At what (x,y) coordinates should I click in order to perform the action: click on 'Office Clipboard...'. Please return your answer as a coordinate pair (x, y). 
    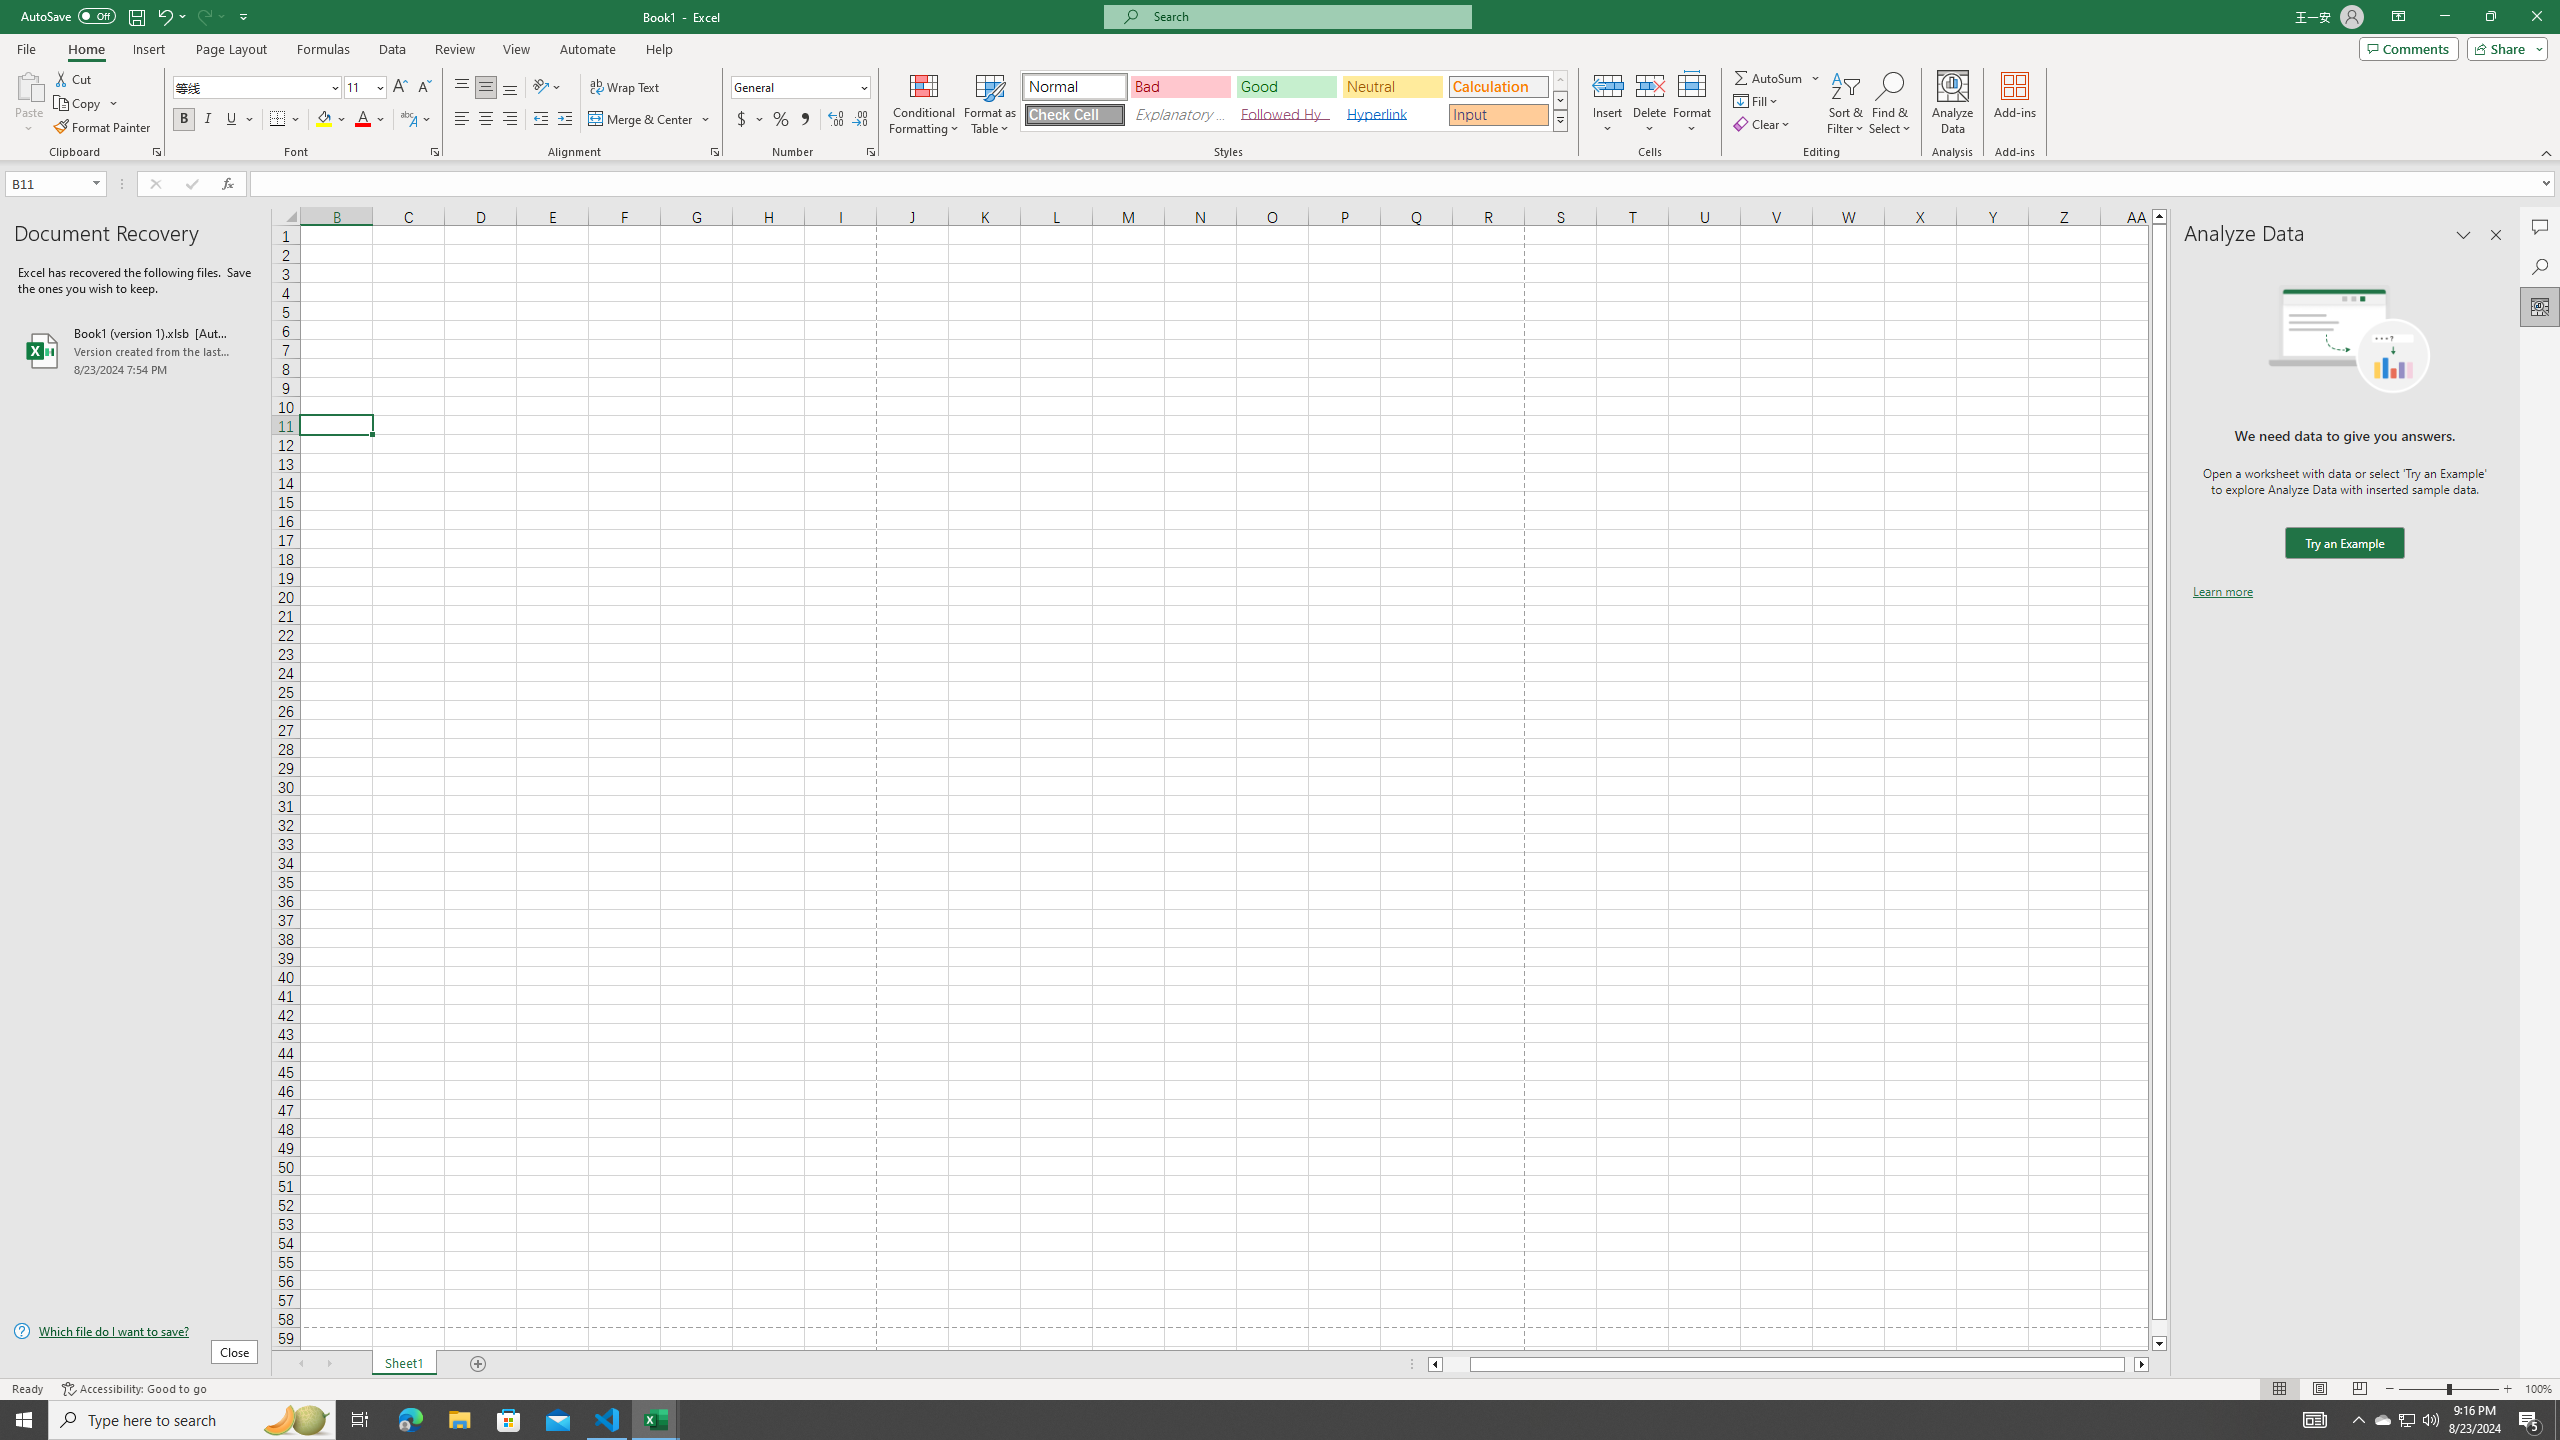
    Looking at the image, I should click on (155, 150).